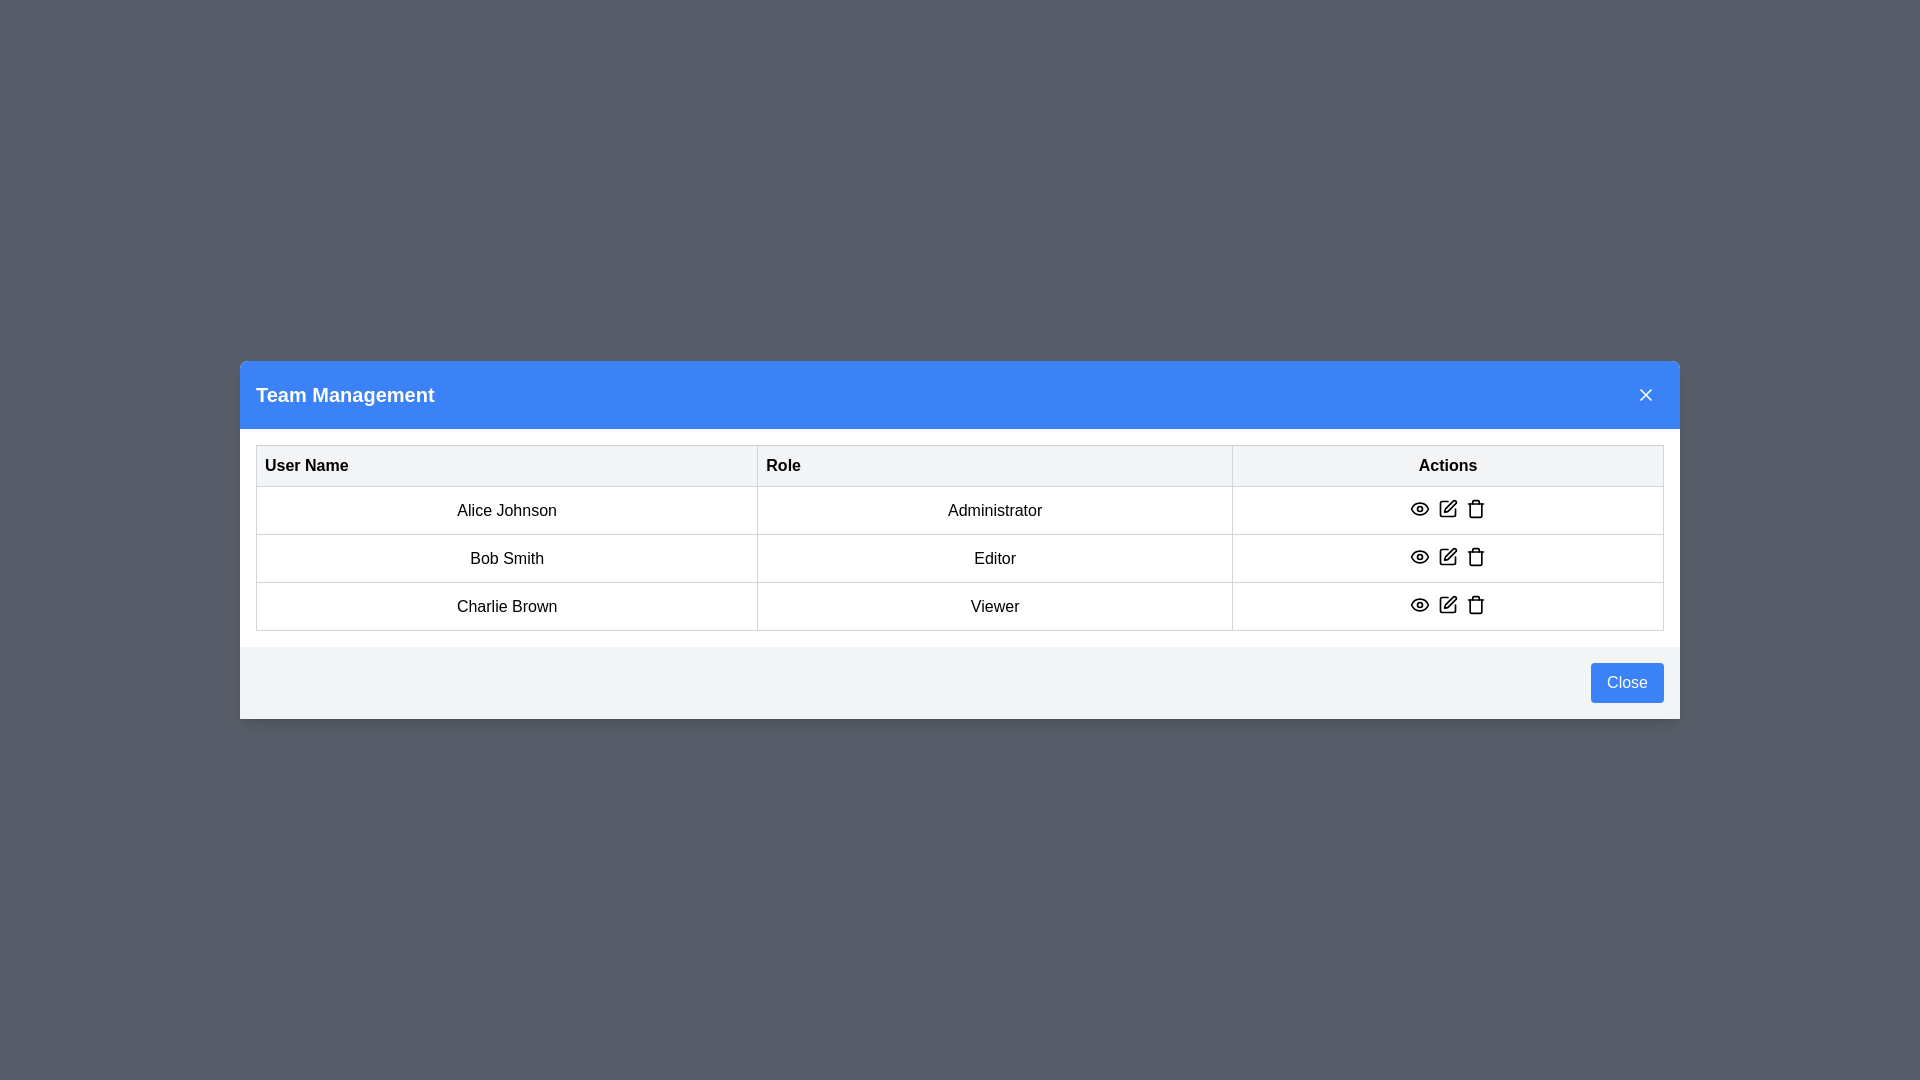 The image size is (1920, 1080). What do you see at coordinates (1448, 556) in the screenshot?
I see `the edit icon button associated with user 'Bob Smith' to initiate editing, located in the second position under the 'Actions' column` at bounding box center [1448, 556].